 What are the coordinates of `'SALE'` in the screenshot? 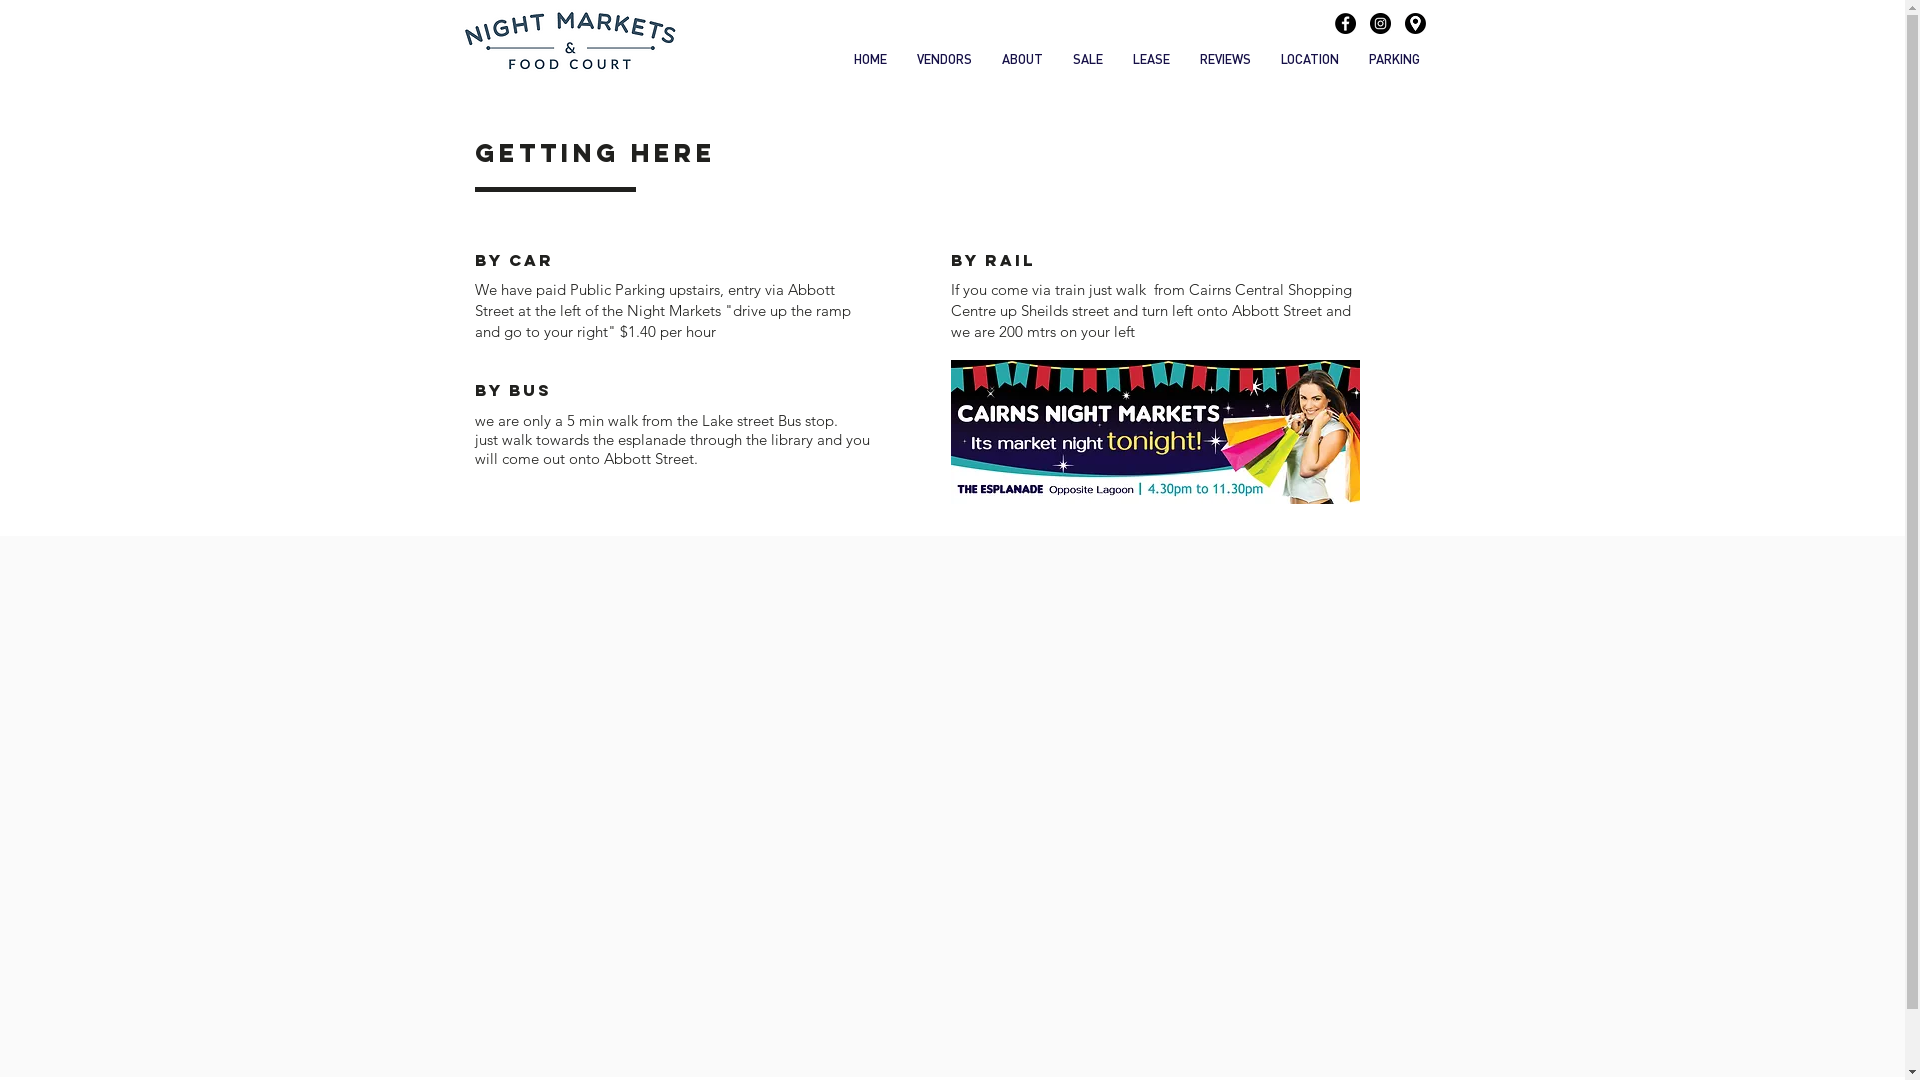 It's located at (1056, 57).